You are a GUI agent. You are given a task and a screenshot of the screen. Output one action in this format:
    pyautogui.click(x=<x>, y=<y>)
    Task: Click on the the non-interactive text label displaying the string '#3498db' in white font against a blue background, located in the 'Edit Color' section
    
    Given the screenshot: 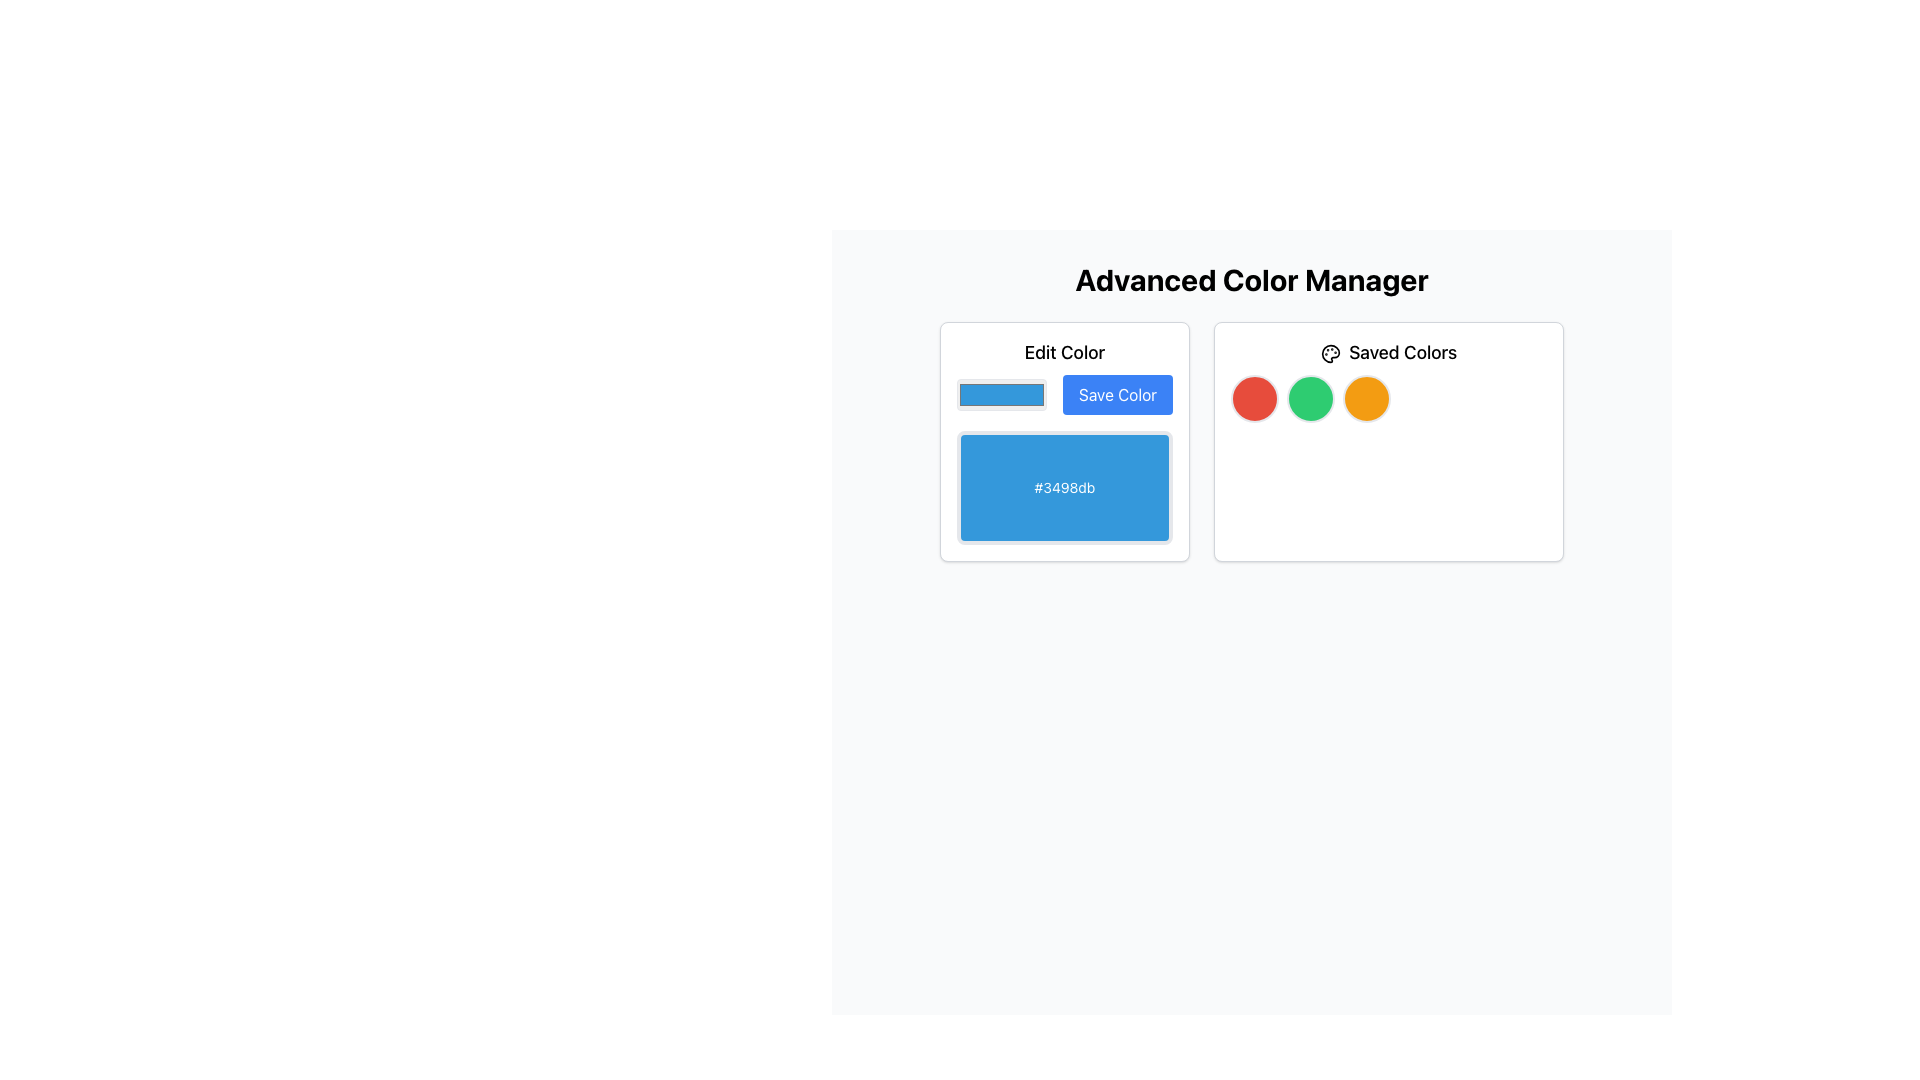 What is the action you would take?
    pyautogui.click(x=1064, y=488)
    